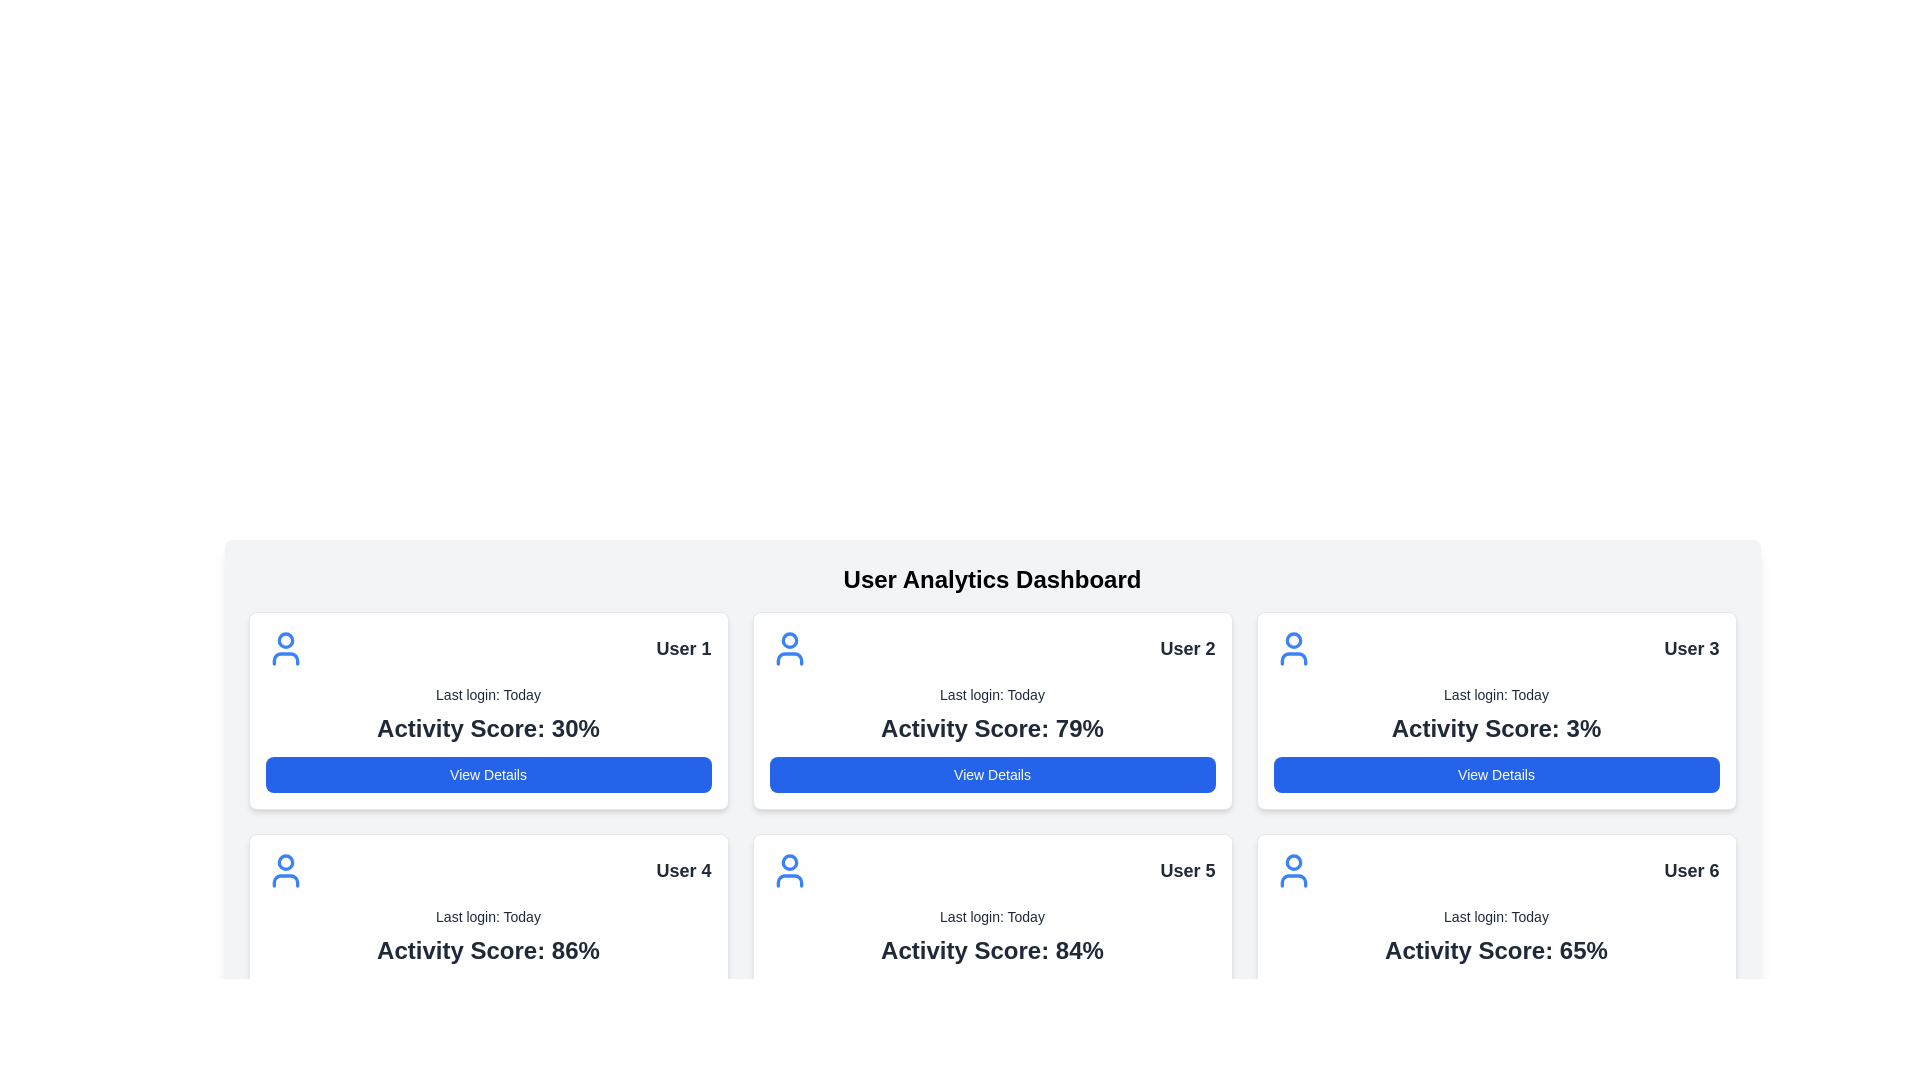 Image resolution: width=1920 pixels, height=1080 pixels. I want to click on the visual decoration element within the user icon for 'User 4' located in the second row and first column of the user dashboard, which symbolizes user identity or profile representation, so click(284, 879).